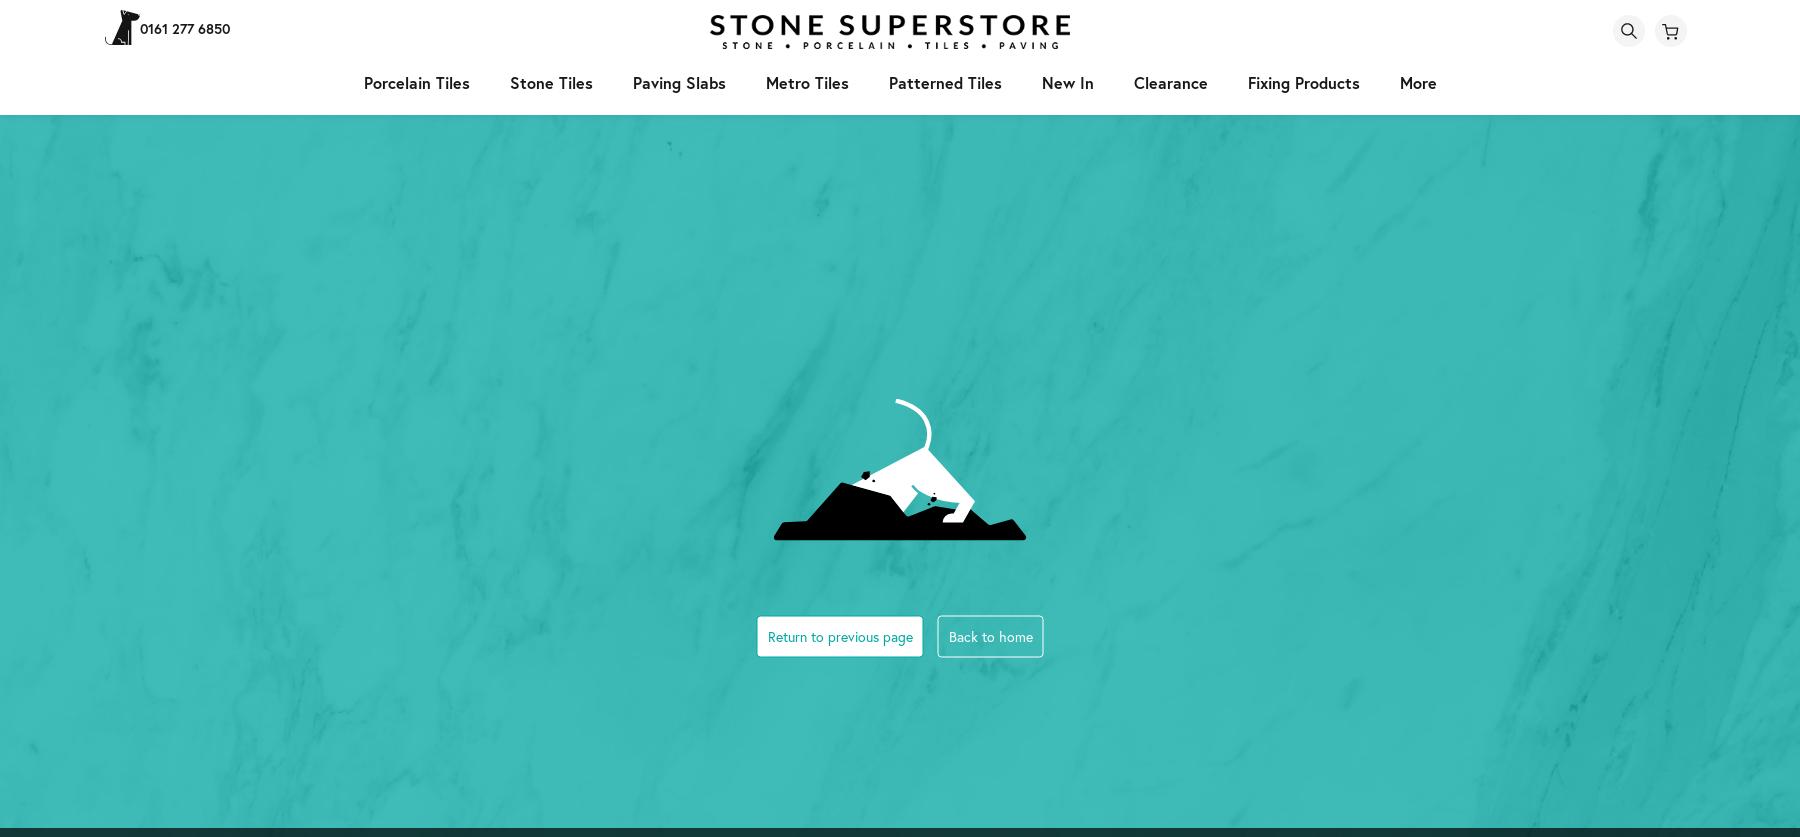  What do you see at coordinates (839, 635) in the screenshot?
I see `'Return to previous page'` at bounding box center [839, 635].